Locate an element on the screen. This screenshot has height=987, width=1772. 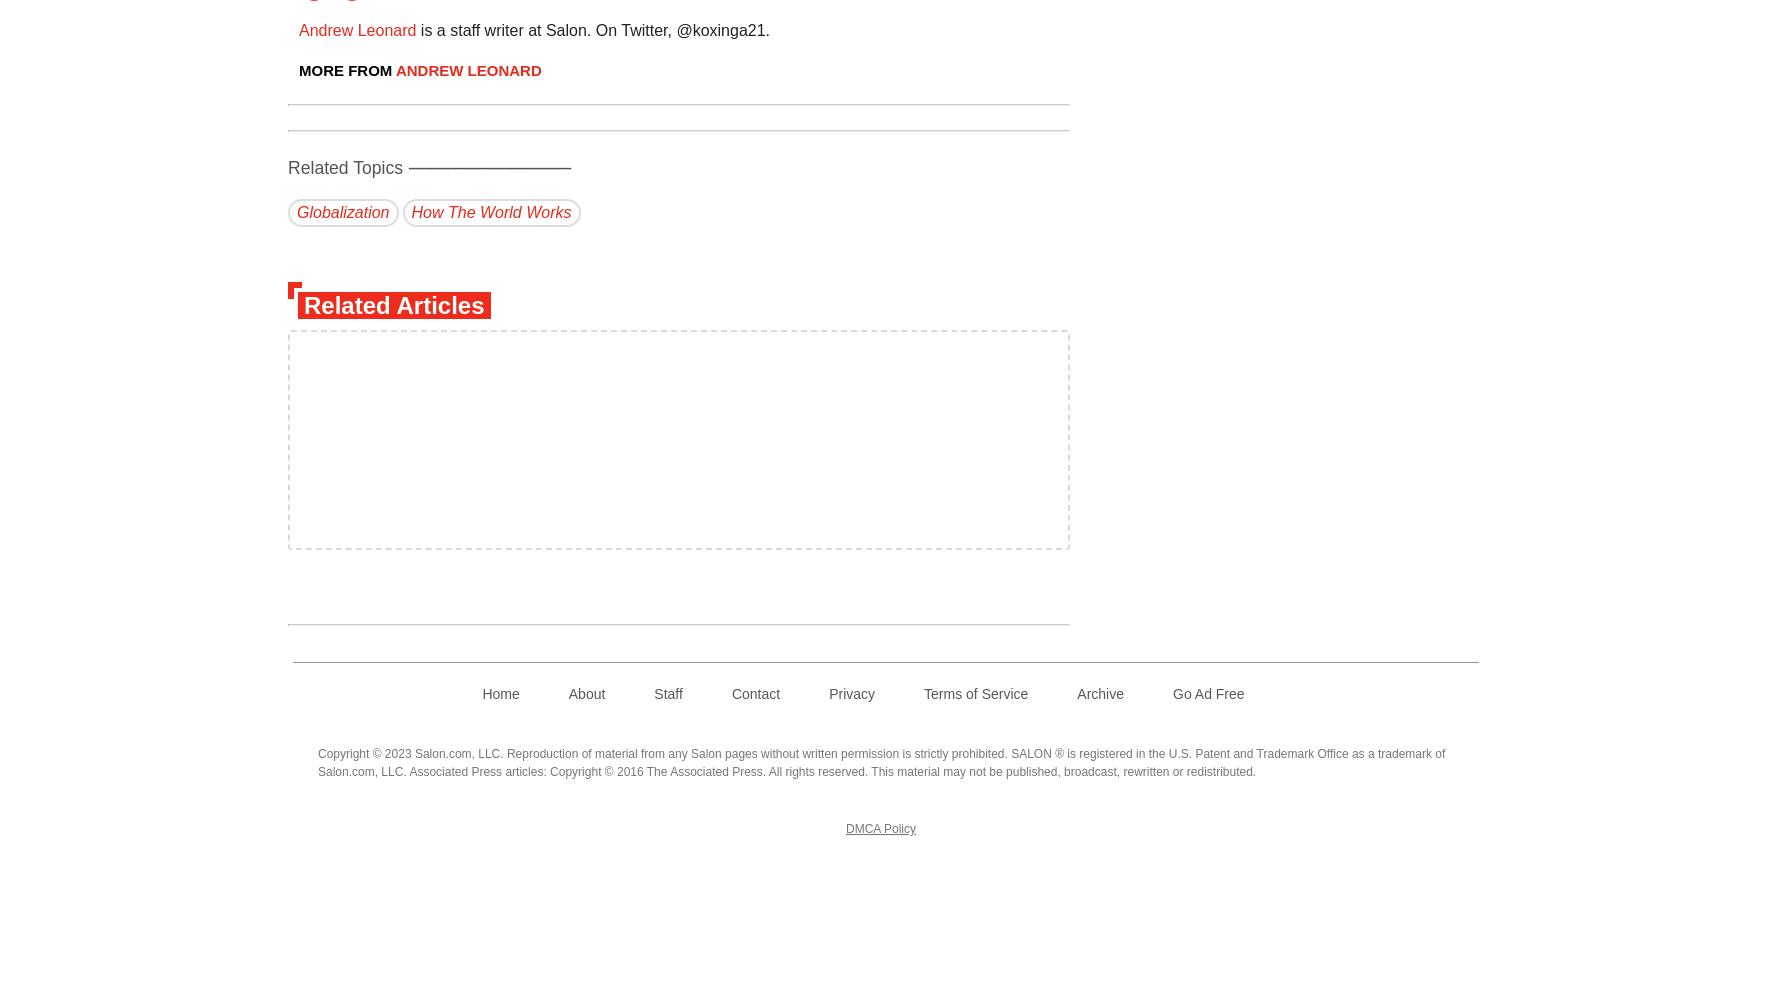
'is a staff writer at Salon. On Twitter, @koxinga21.' is located at coordinates (593, 29).